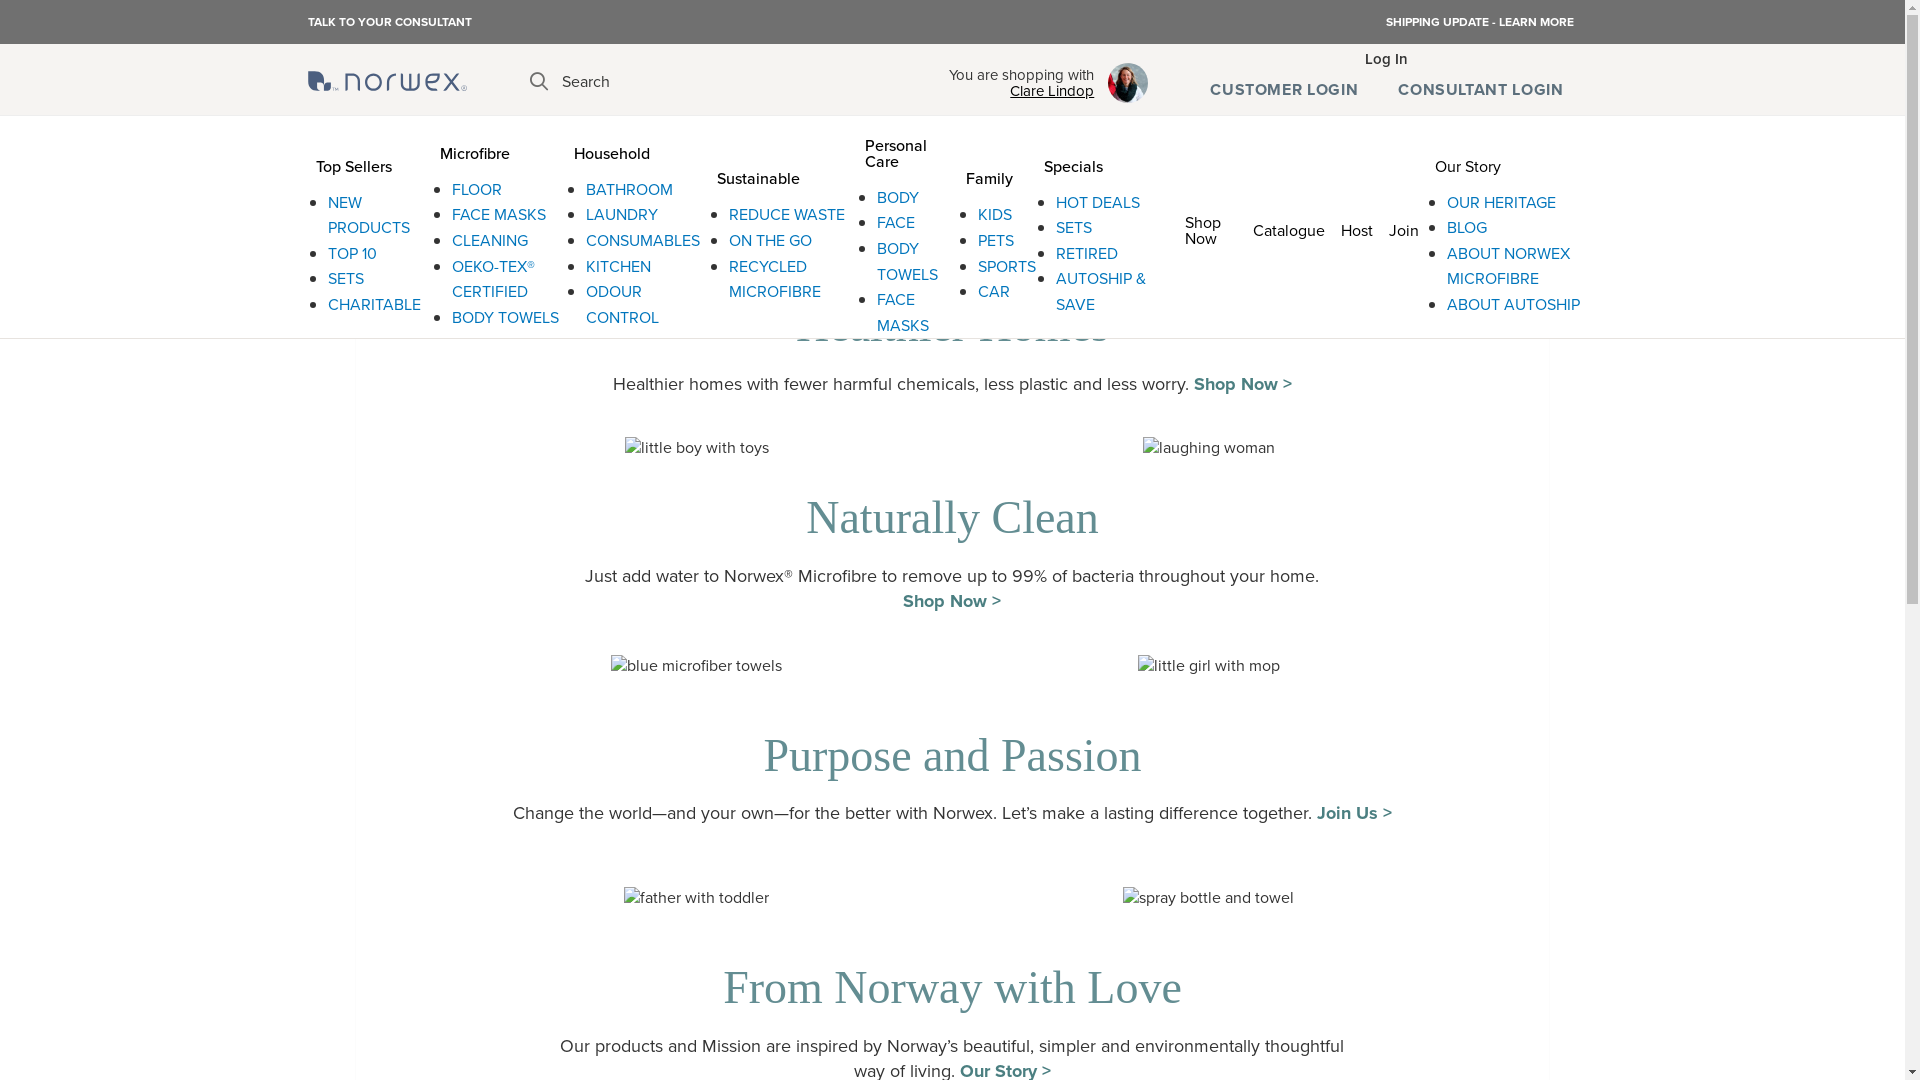 Image resolution: width=1920 pixels, height=1080 pixels. What do you see at coordinates (1099, 291) in the screenshot?
I see `'AUTOSHIP & SAVE'` at bounding box center [1099, 291].